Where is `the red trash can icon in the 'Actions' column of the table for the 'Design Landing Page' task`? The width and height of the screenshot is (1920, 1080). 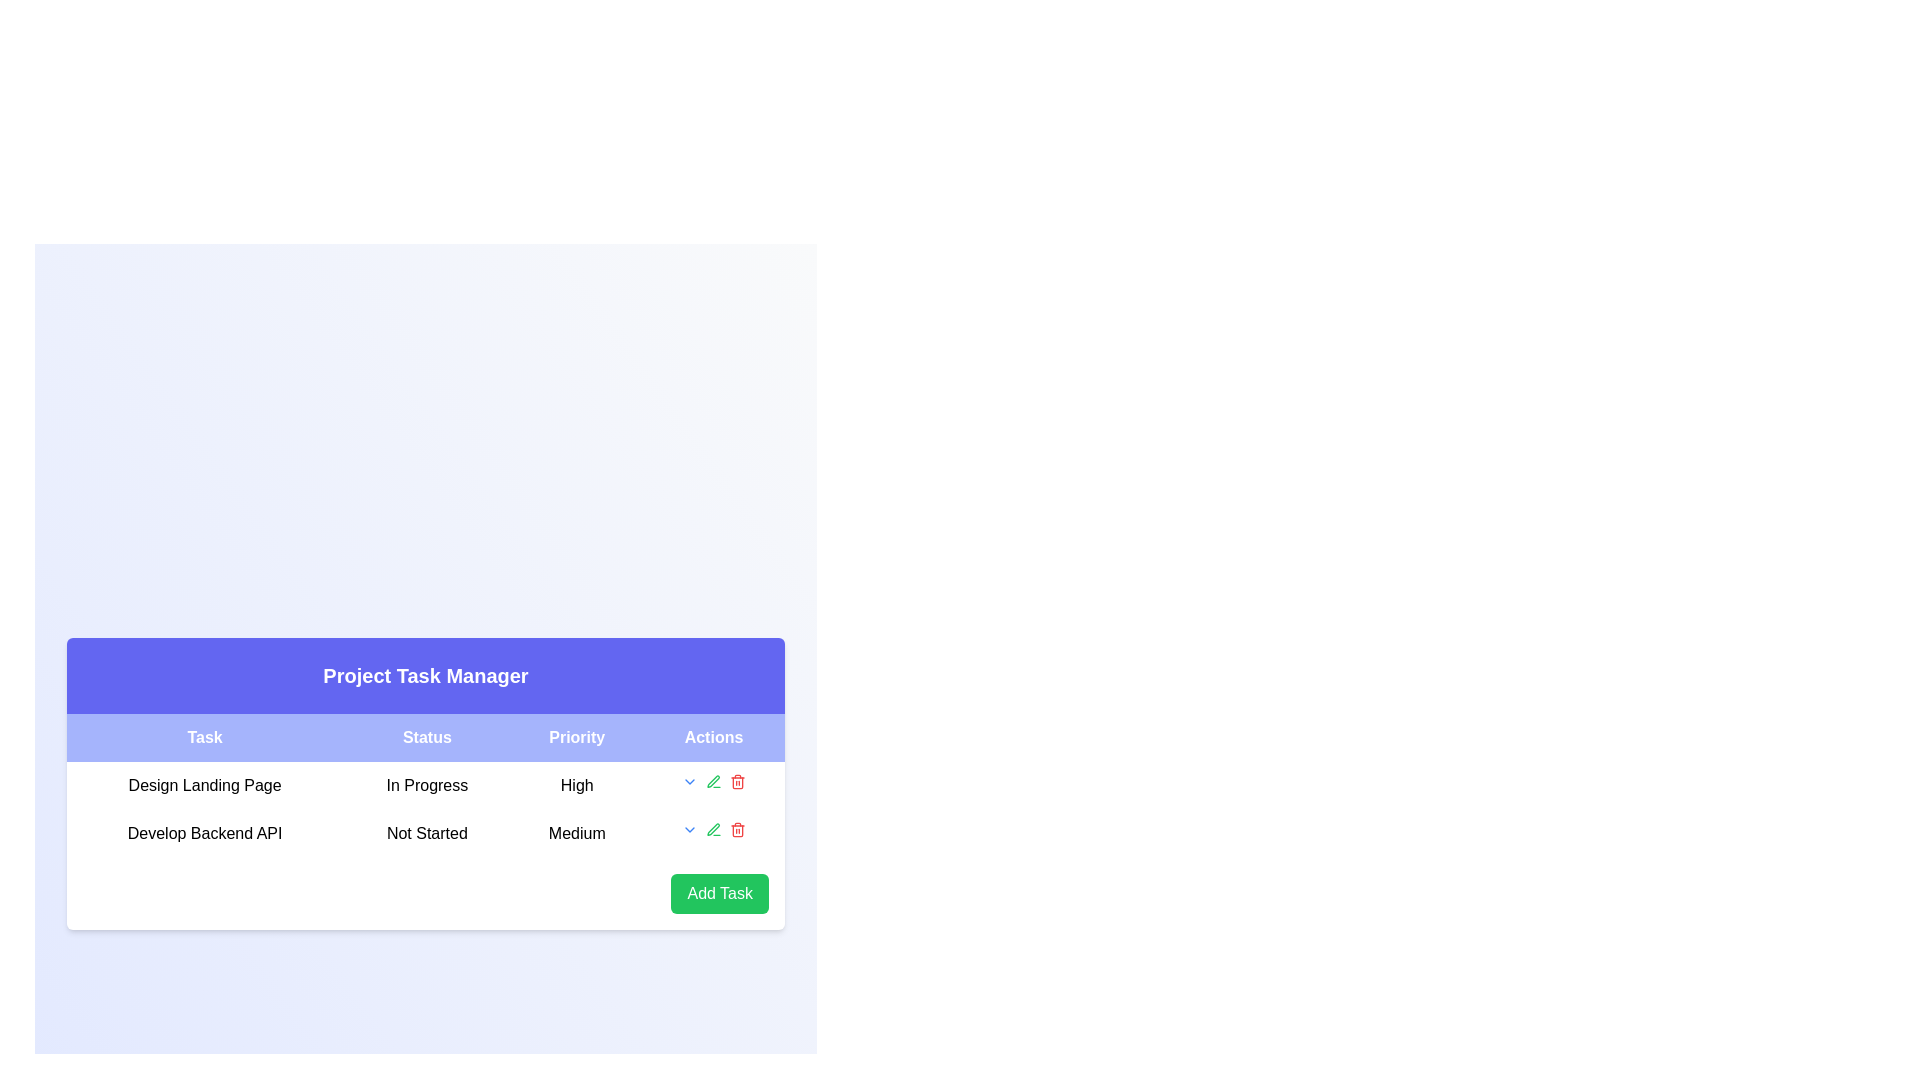 the red trash can icon in the 'Actions' column of the table for the 'Design Landing Page' task is located at coordinates (737, 781).